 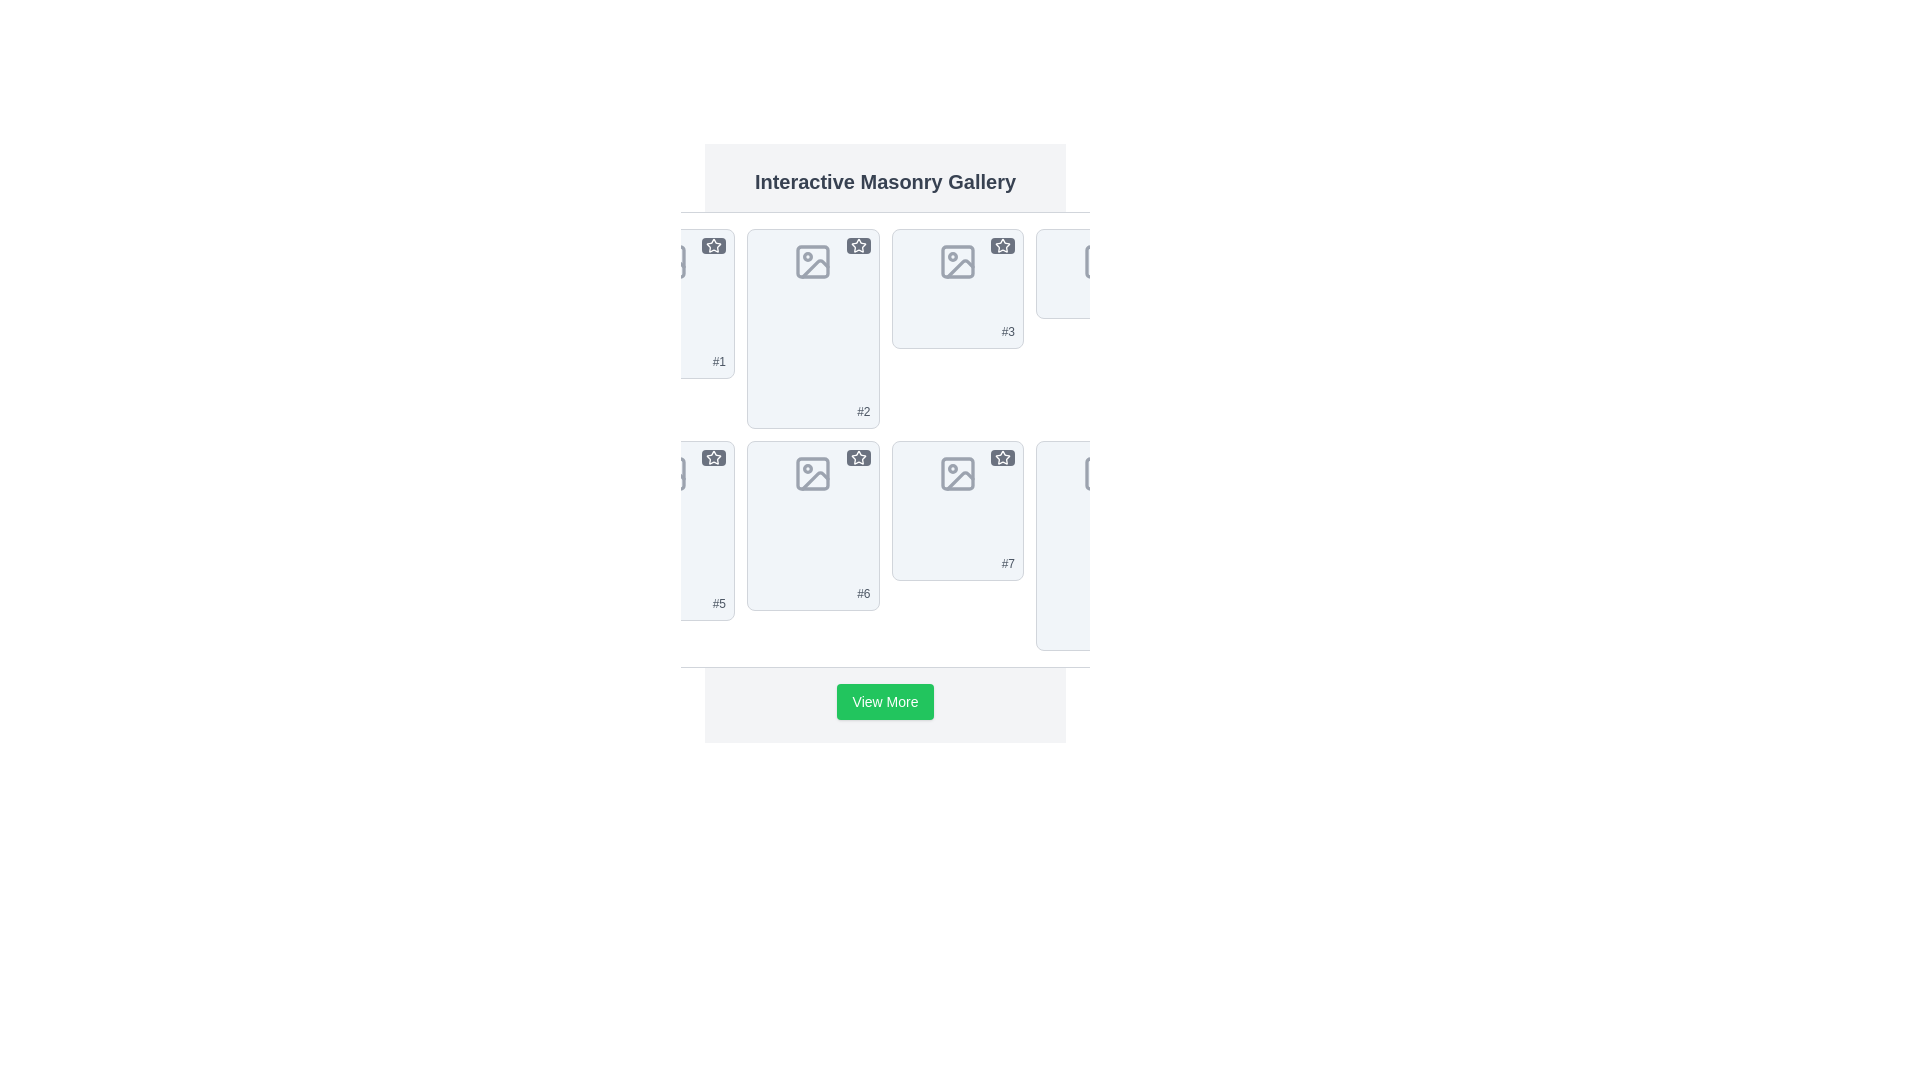 What do you see at coordinates (1003, 457) in the screenshot?
I see `the star-shaped icon located at the top right corner of card #7 in the UI design` at bounding box center [1003, 457].